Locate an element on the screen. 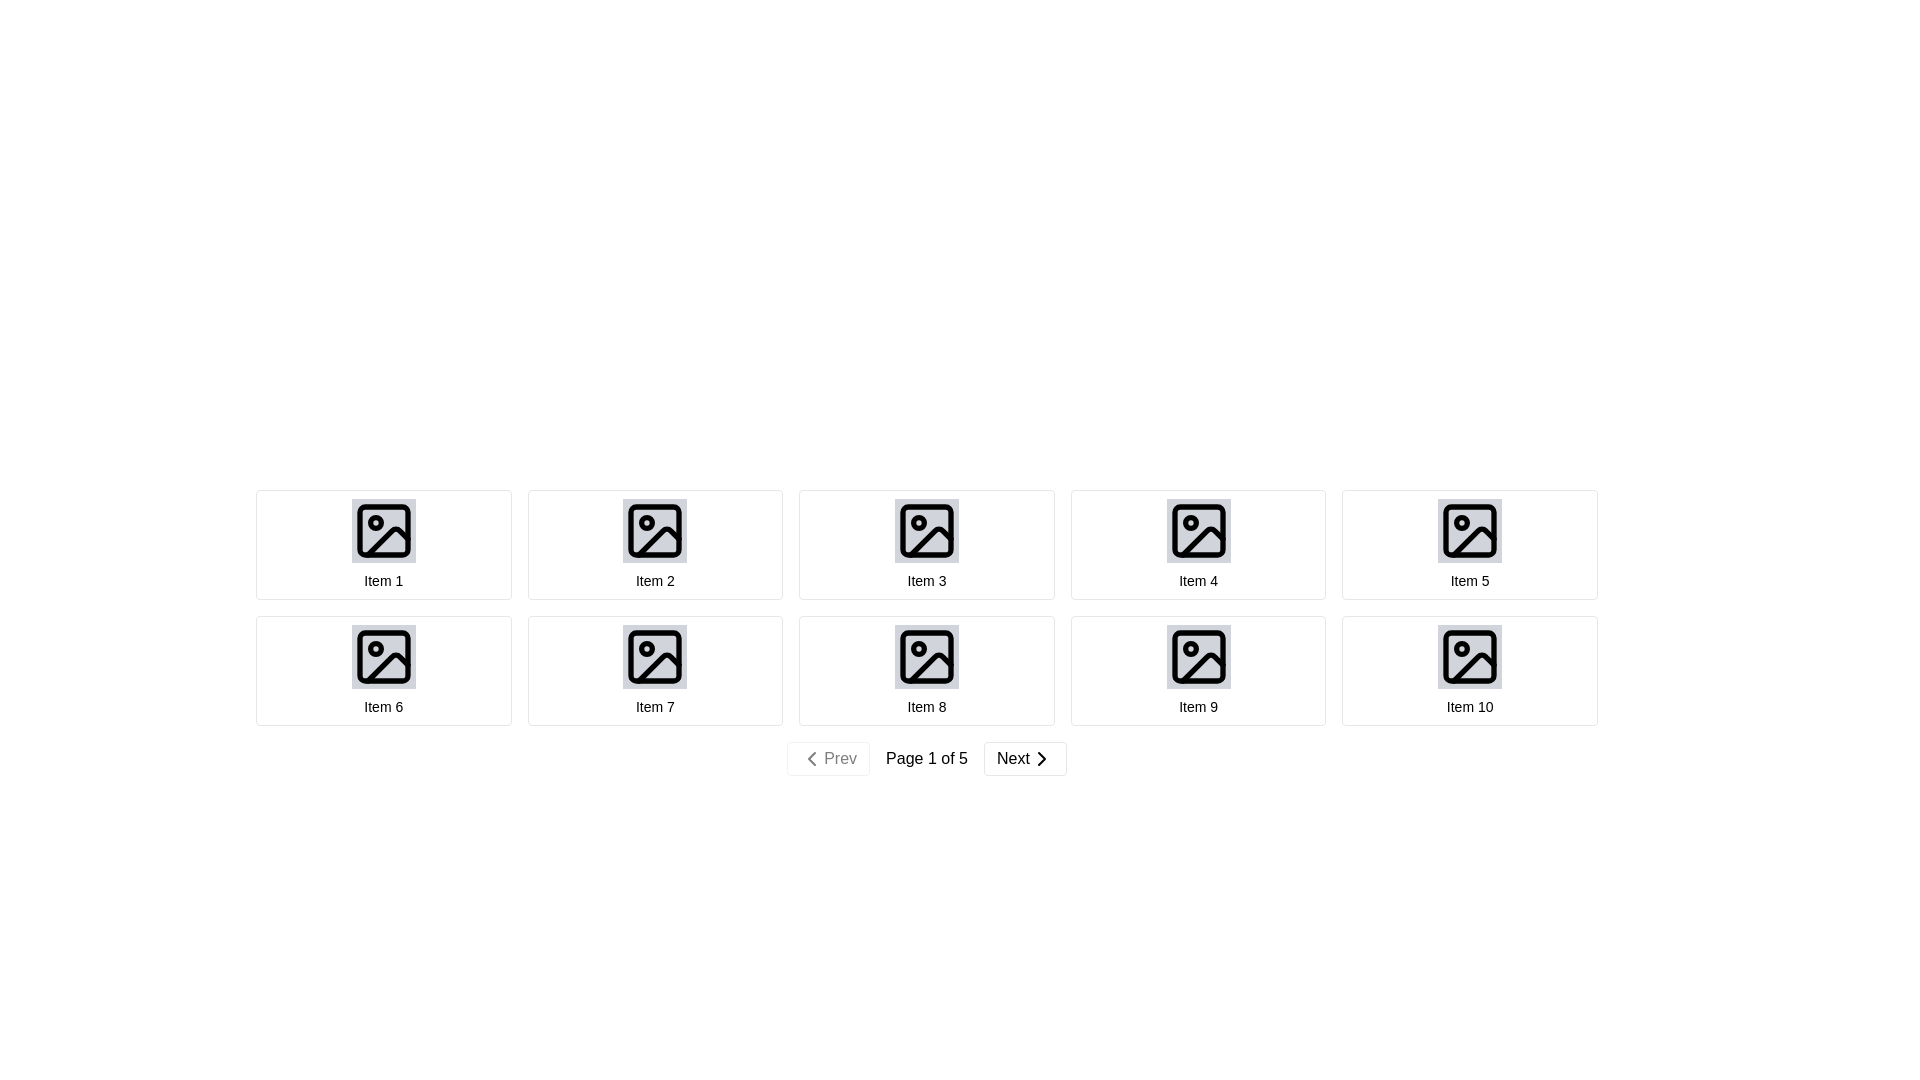 The width and height of the screenshot is (1920, 1080). the text label displaying 'Item 7', which is positioned below an image placeholder in the grid of item cards is located at coordinates (655, 705).